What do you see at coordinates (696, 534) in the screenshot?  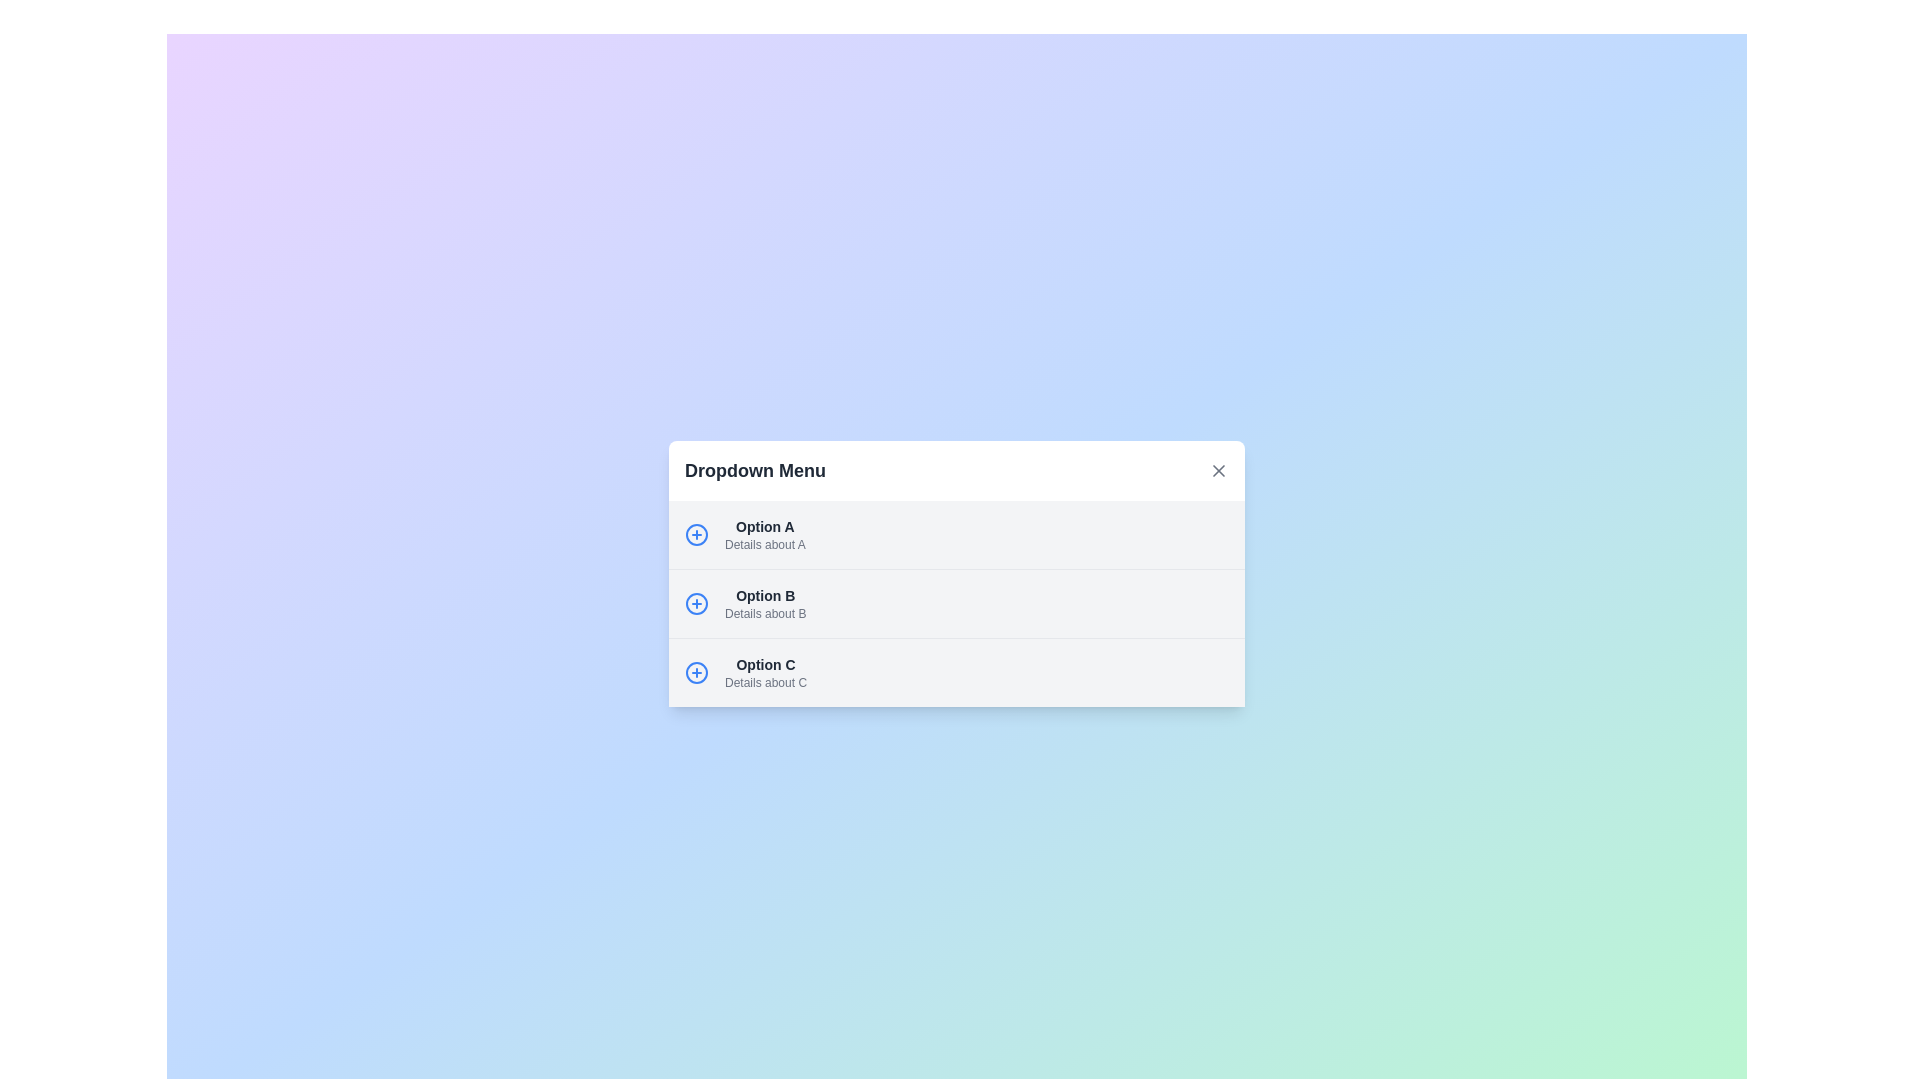 I see `the circular blue icon button with a plus symbol, located to the left of the text 'Option A' in the vertical list` at bounding box center [696, 534].